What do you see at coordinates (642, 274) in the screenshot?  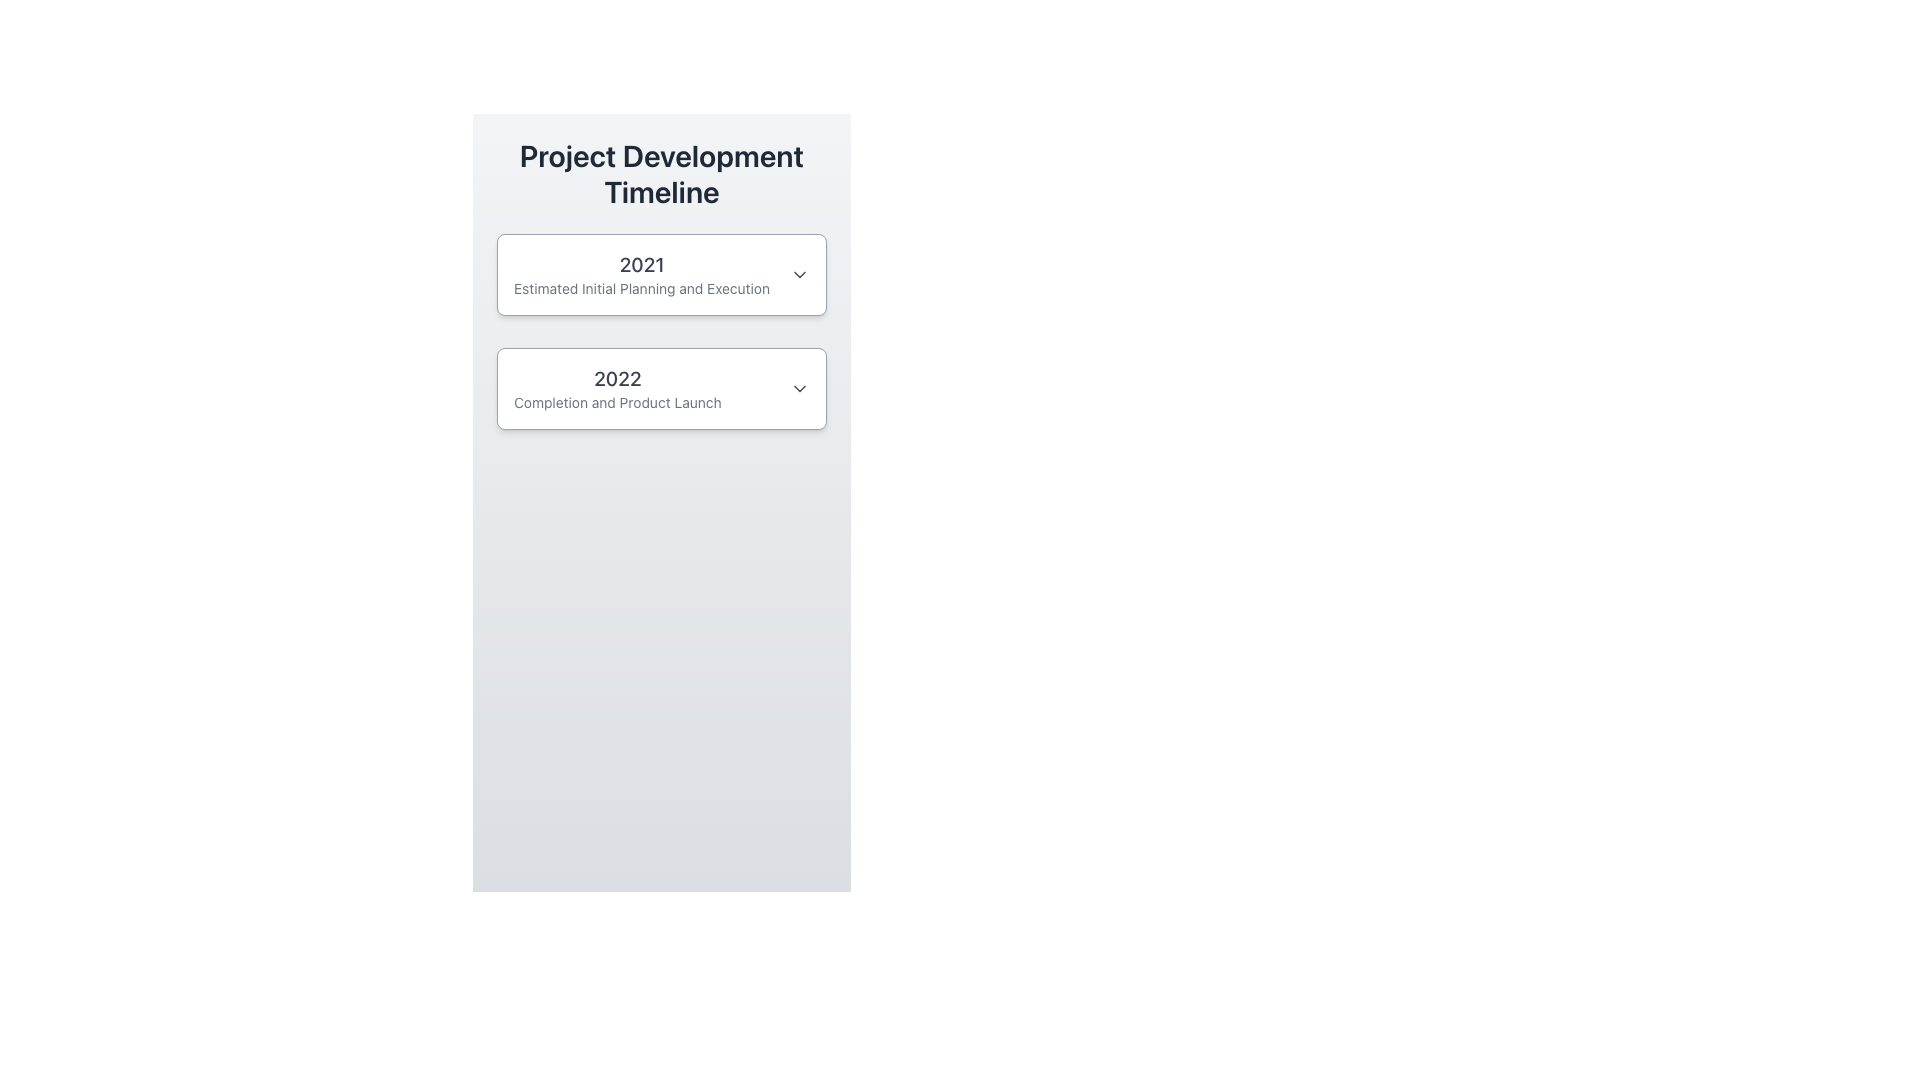 I see `the Text Display showing '2021' and the description 'Estimated Initial Planning and Execution', located below 'Project Development Timeline'` at bounding box center [642, 274].